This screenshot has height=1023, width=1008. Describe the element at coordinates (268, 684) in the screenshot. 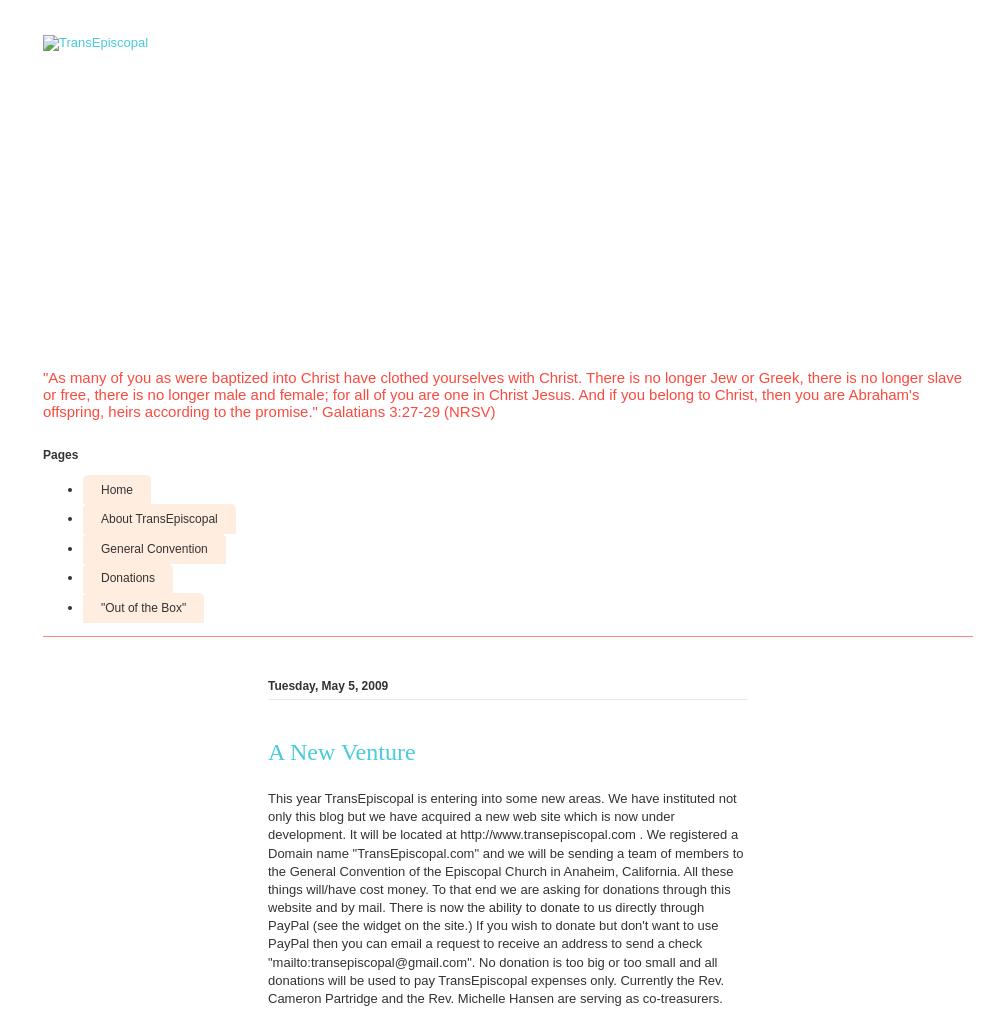

I see `'Tuesday, May 5, 2009'` at that location.